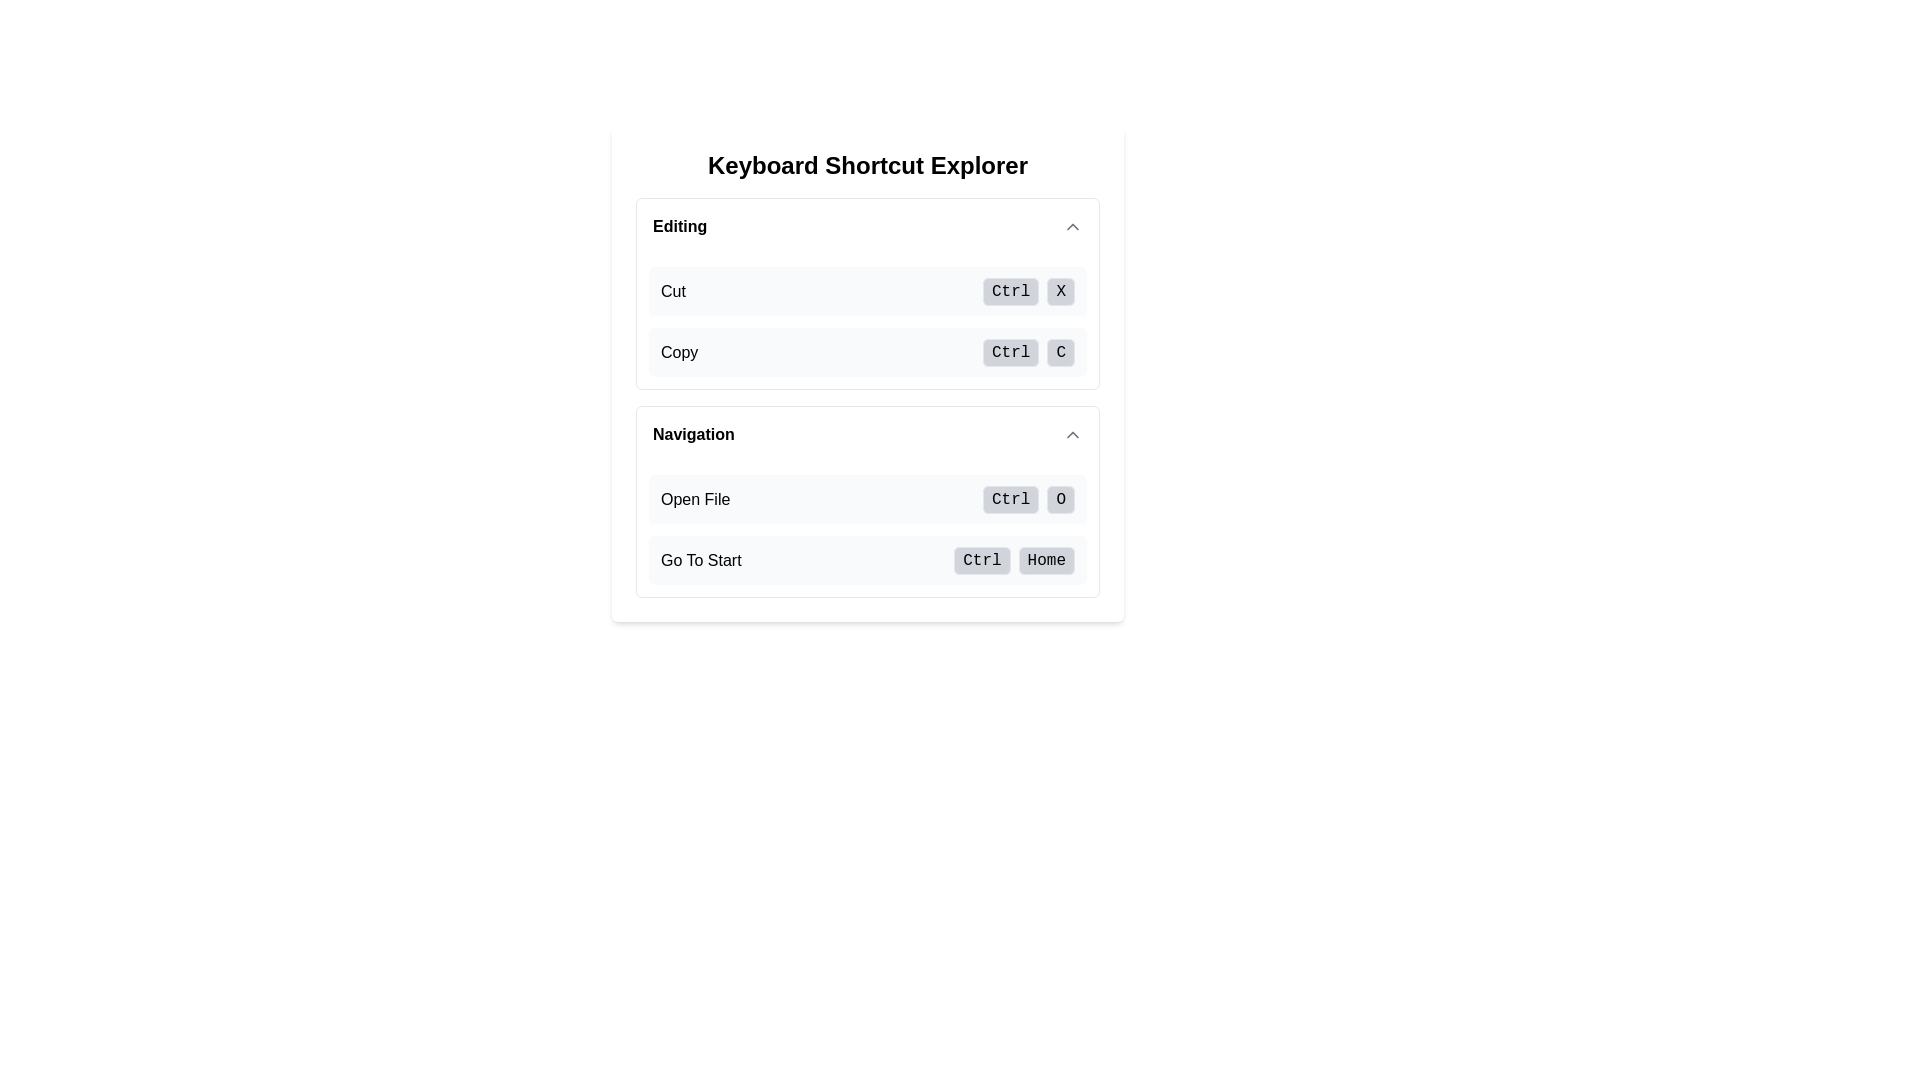 Image resolution: width=1920 pixels, height=1080 pixels. What do you see at coordinates (1072, 434) in the screenshot?
I see `the toggle button located at the far right of the 'Navigation' section` at bounding box center [1072, 434].